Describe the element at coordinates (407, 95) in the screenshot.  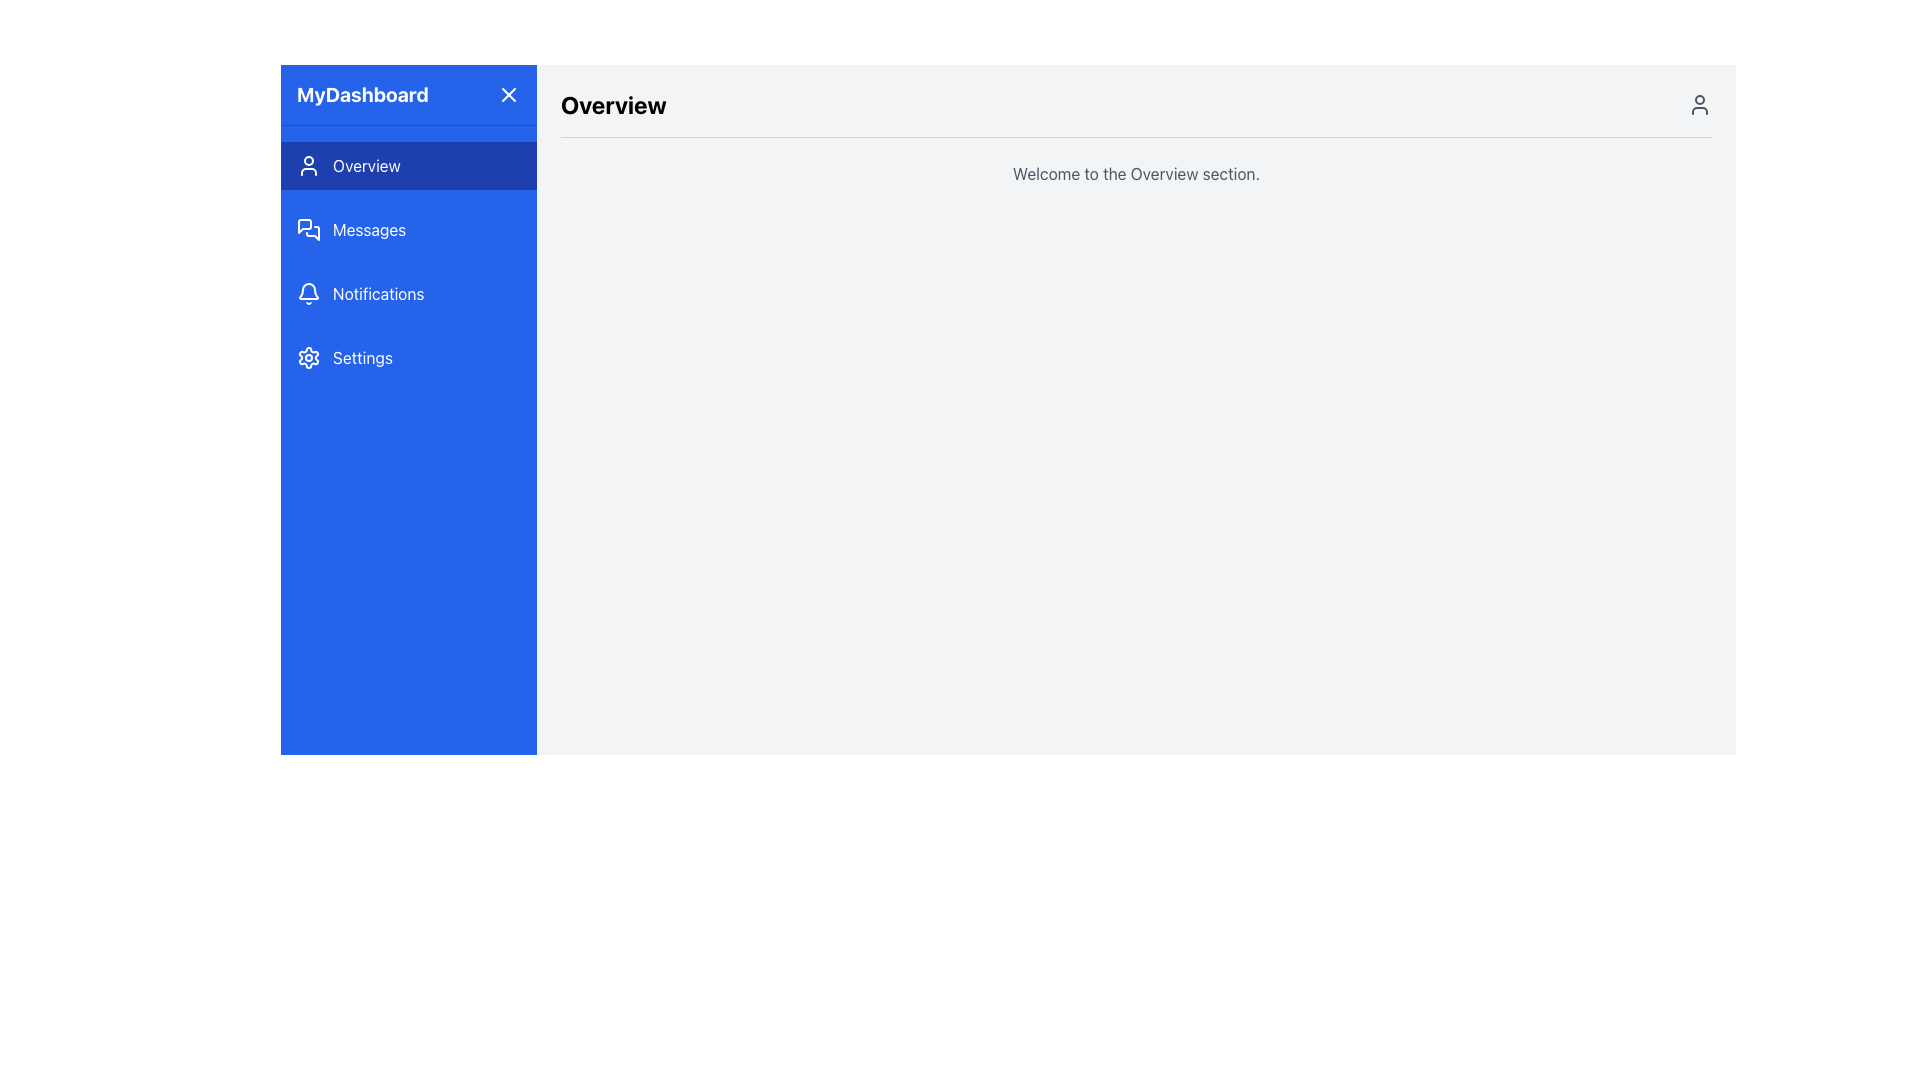
I see `the header element located at the top of the blue sidebar, which serves as the title for the current section` at that location.